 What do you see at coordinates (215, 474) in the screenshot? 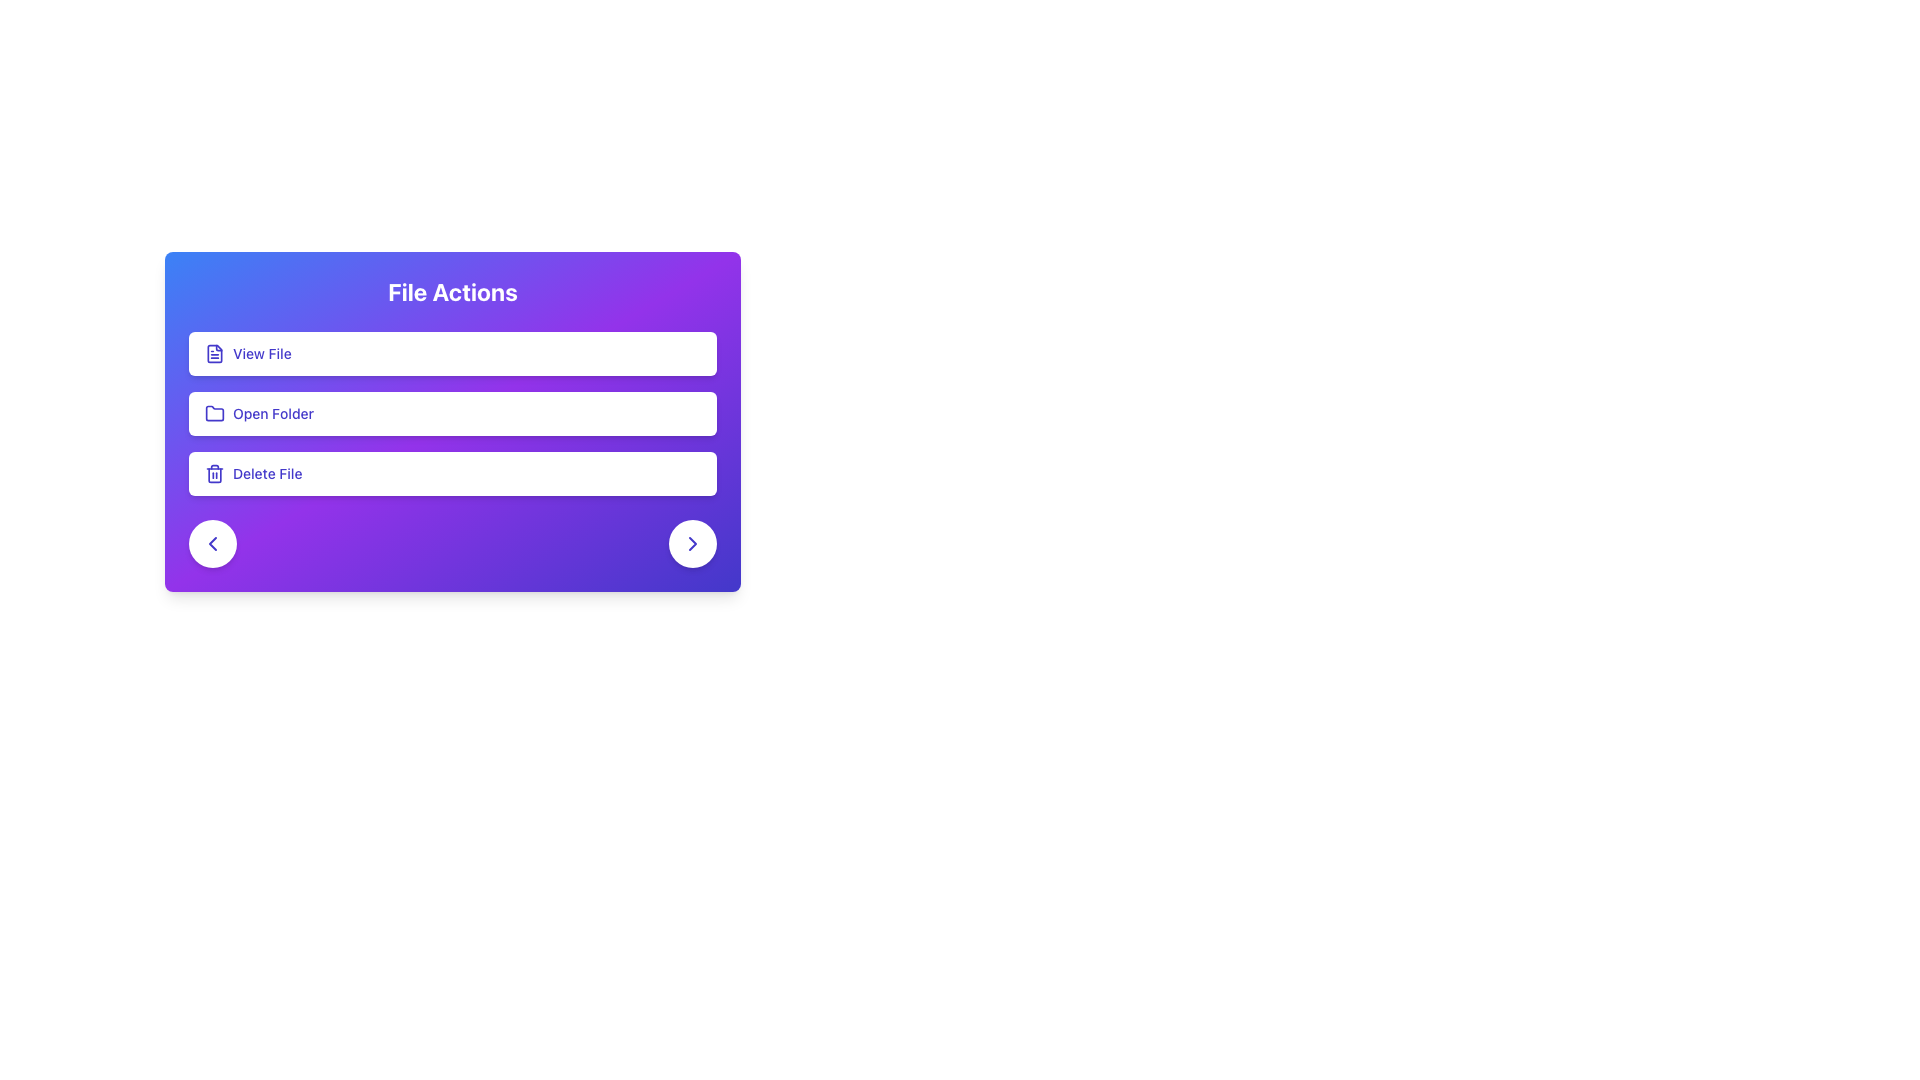
I see `the purple trash can icon next to the 'Delete File' label` at bounding box center [215, 474].